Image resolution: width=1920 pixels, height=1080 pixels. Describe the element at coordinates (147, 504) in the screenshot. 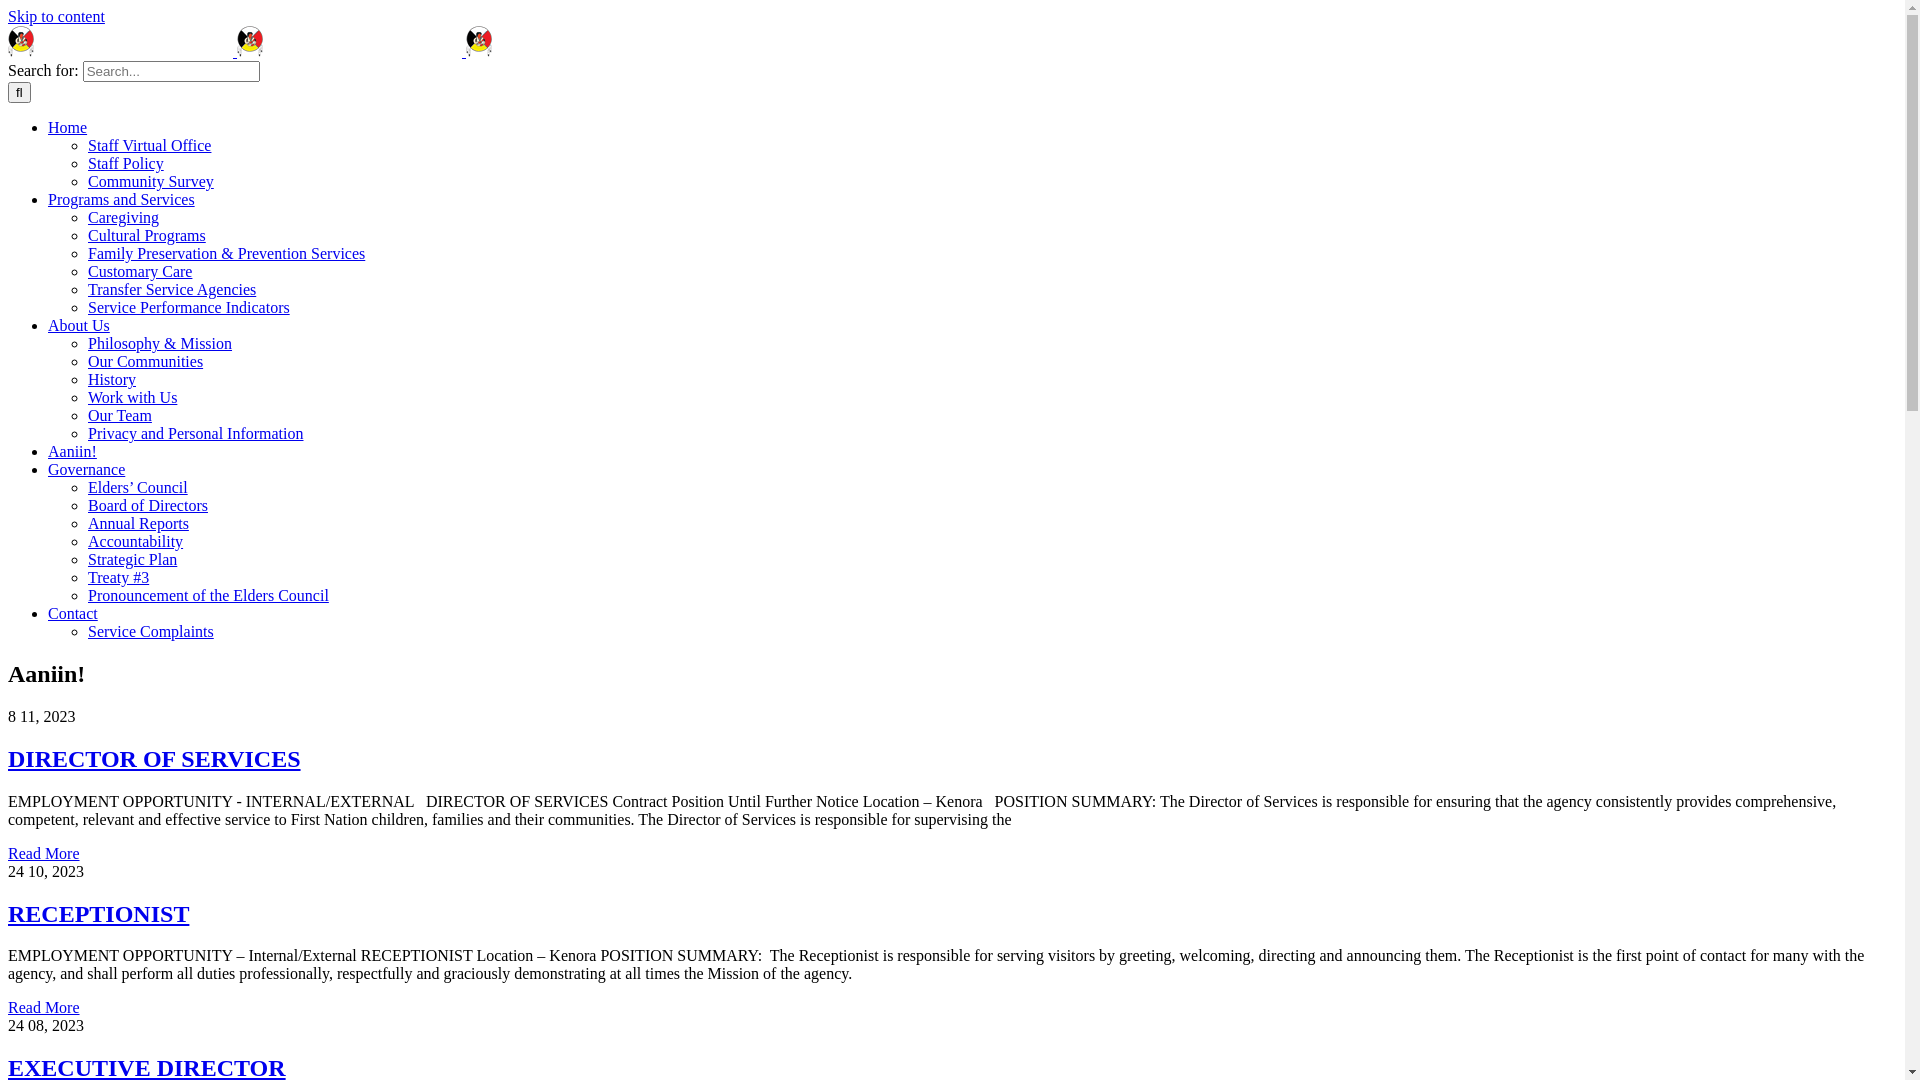

I see `'Board of Directors'` at that location.